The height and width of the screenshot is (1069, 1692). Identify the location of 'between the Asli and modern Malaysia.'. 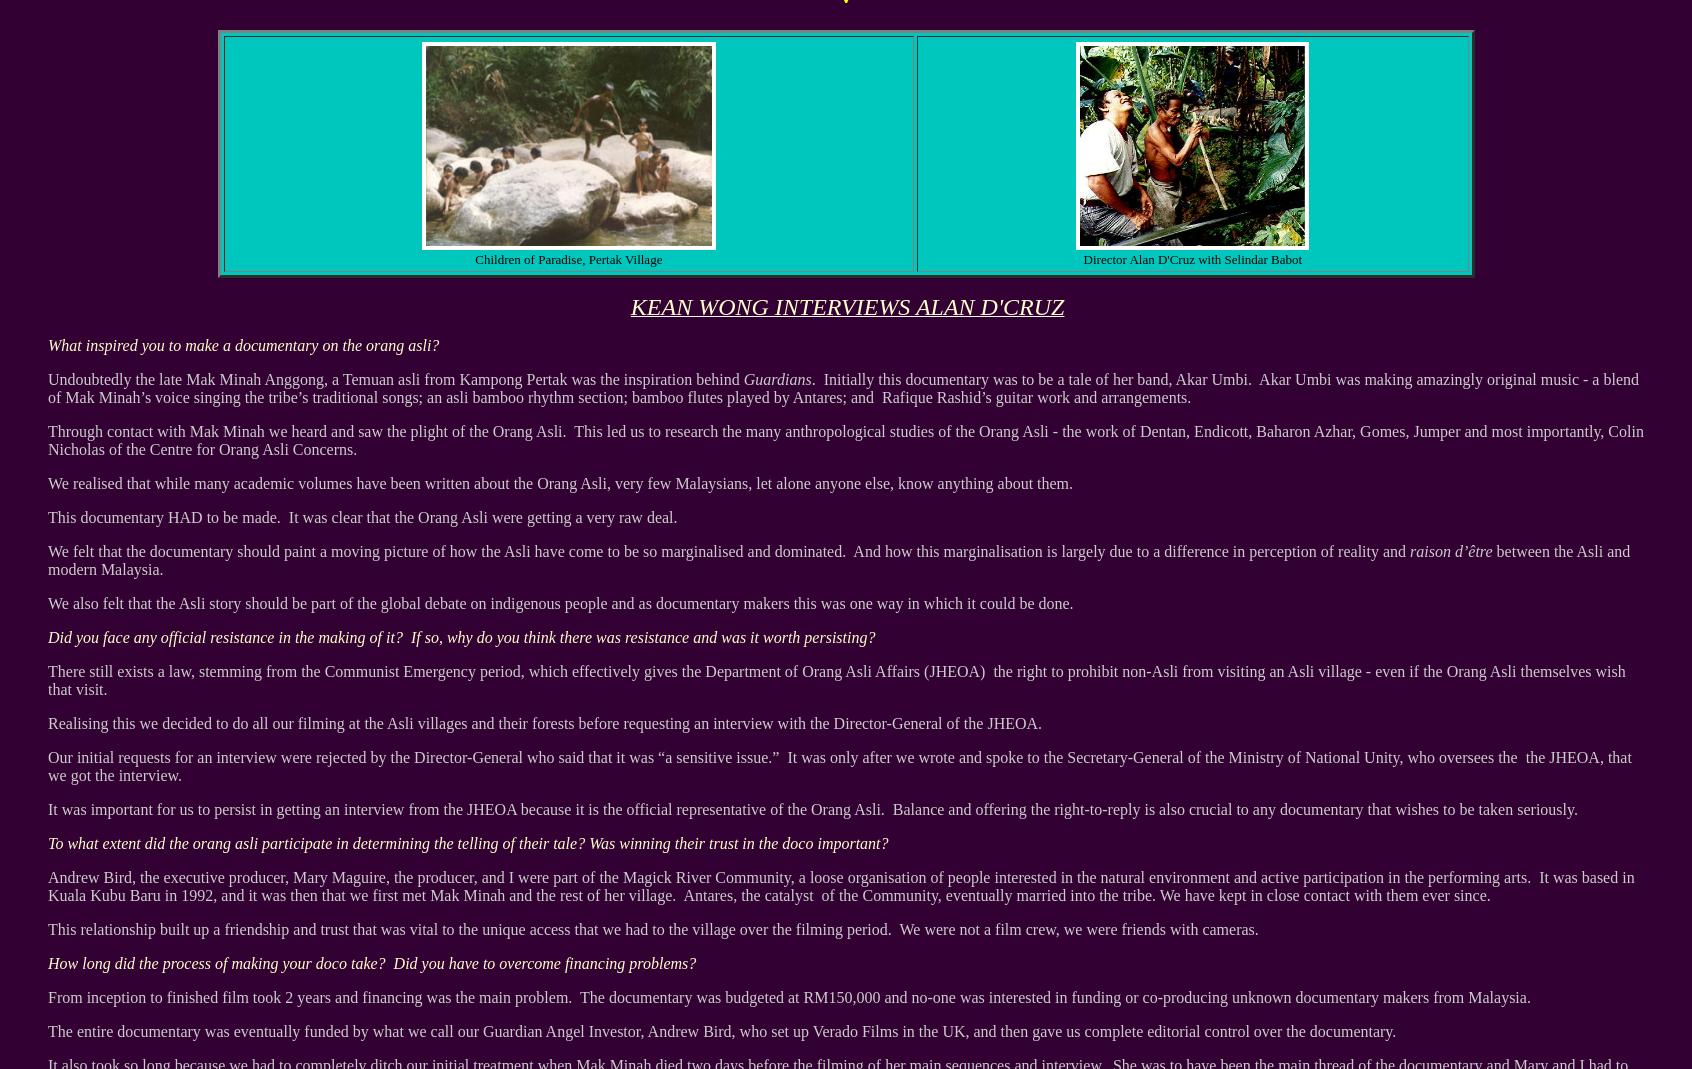
(839, 560).